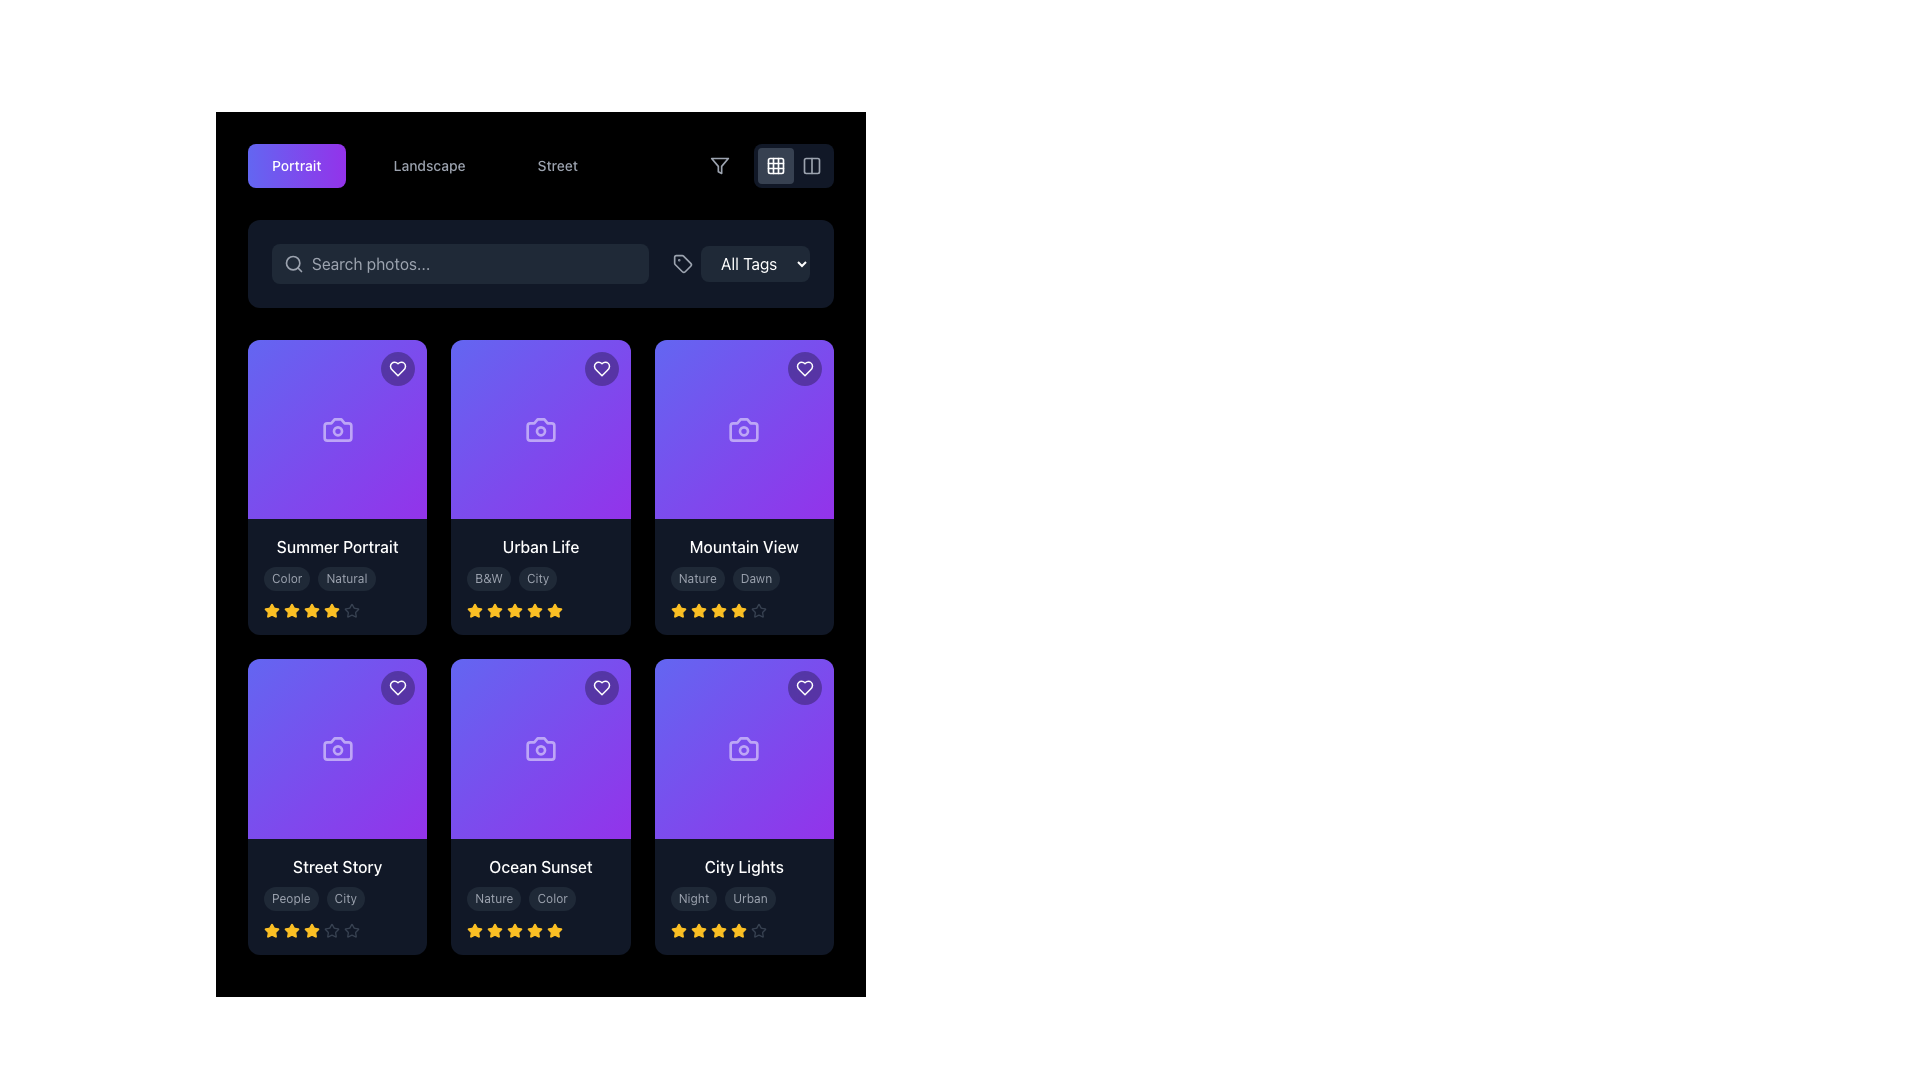 The width and height of the screenshot is (1920, 1080). I want to click on the fifth star icon in the rating system of the 'Ocean Sunset' card to rate the item as 5 stars, so click(535, 930).